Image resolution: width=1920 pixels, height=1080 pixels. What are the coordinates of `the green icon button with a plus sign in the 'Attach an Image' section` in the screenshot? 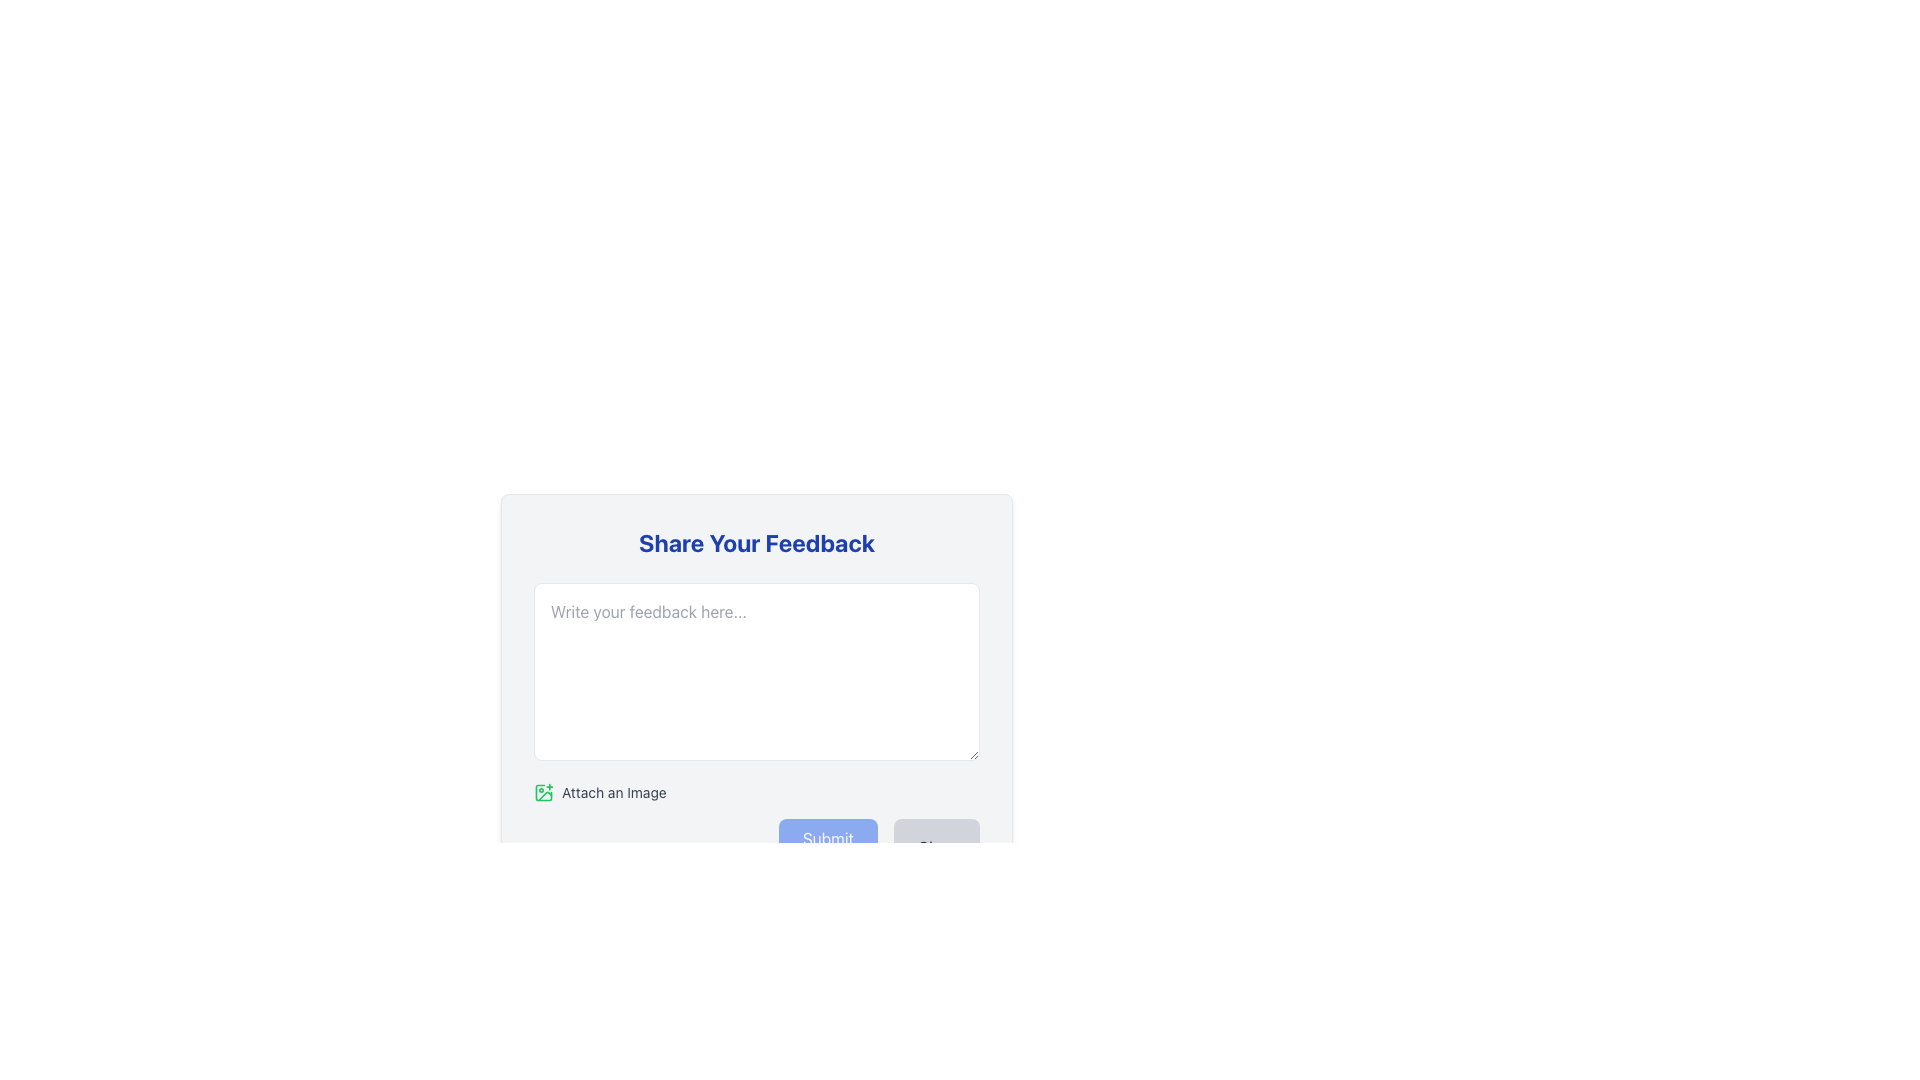 It's located at (543, 792).